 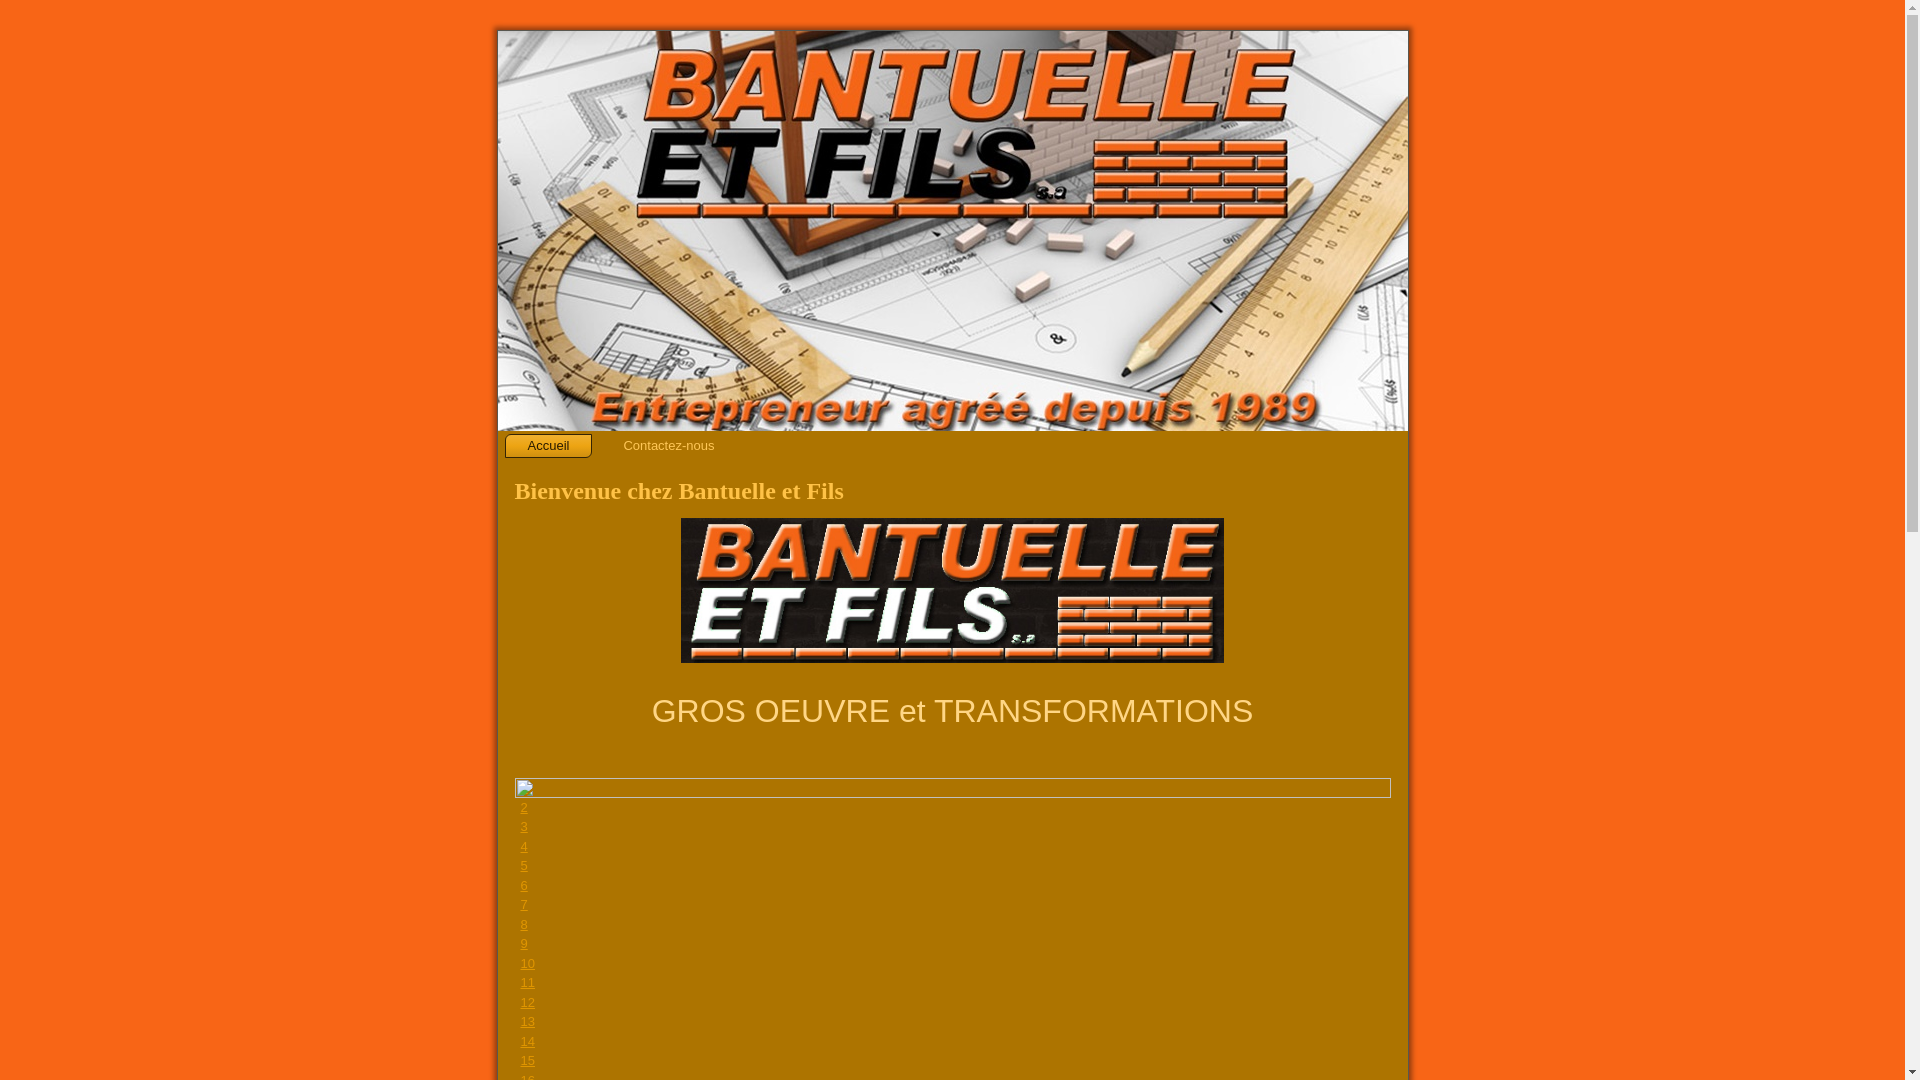 What do you see at coordinates (527, 1059) in the screenshot?
I see `'15'` at bounding box center [527, 1059].